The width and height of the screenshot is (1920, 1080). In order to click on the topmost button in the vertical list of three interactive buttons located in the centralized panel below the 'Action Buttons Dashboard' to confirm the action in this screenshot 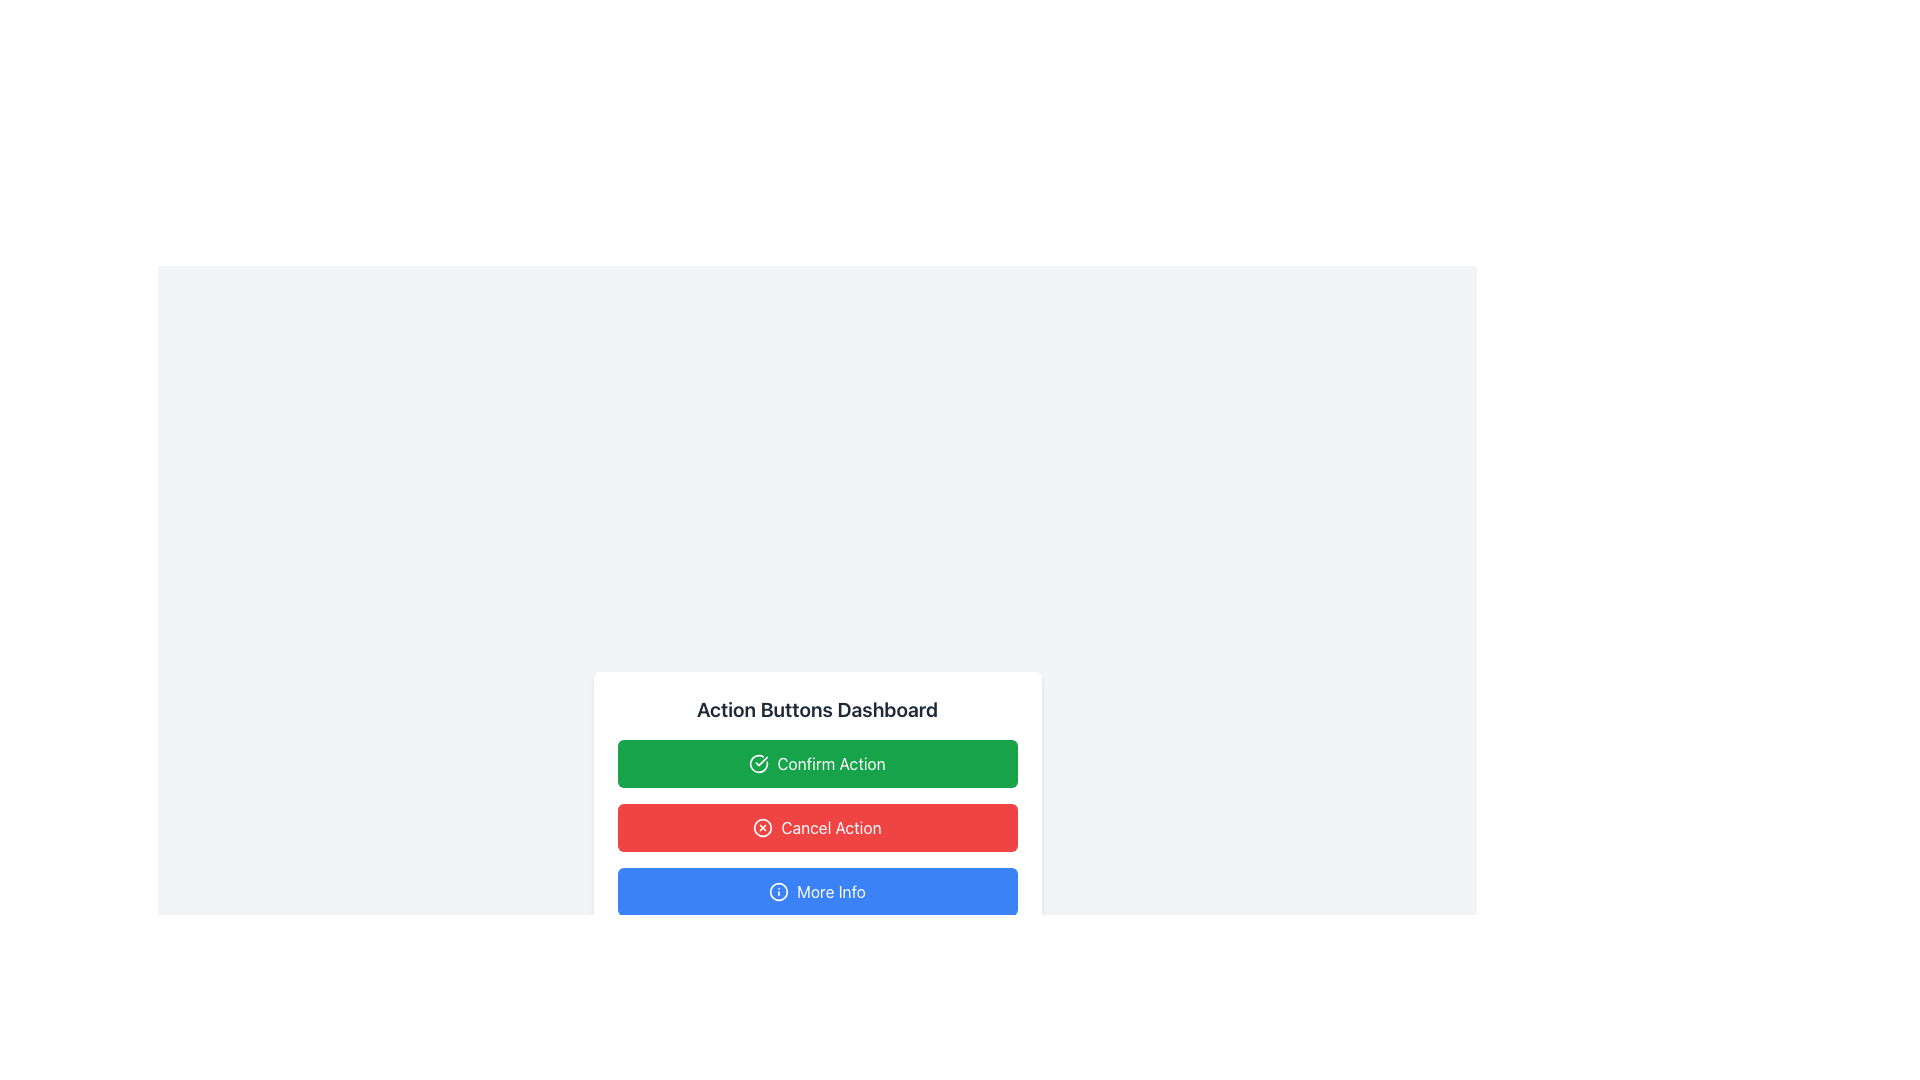, I will do `click(817, 763)`.